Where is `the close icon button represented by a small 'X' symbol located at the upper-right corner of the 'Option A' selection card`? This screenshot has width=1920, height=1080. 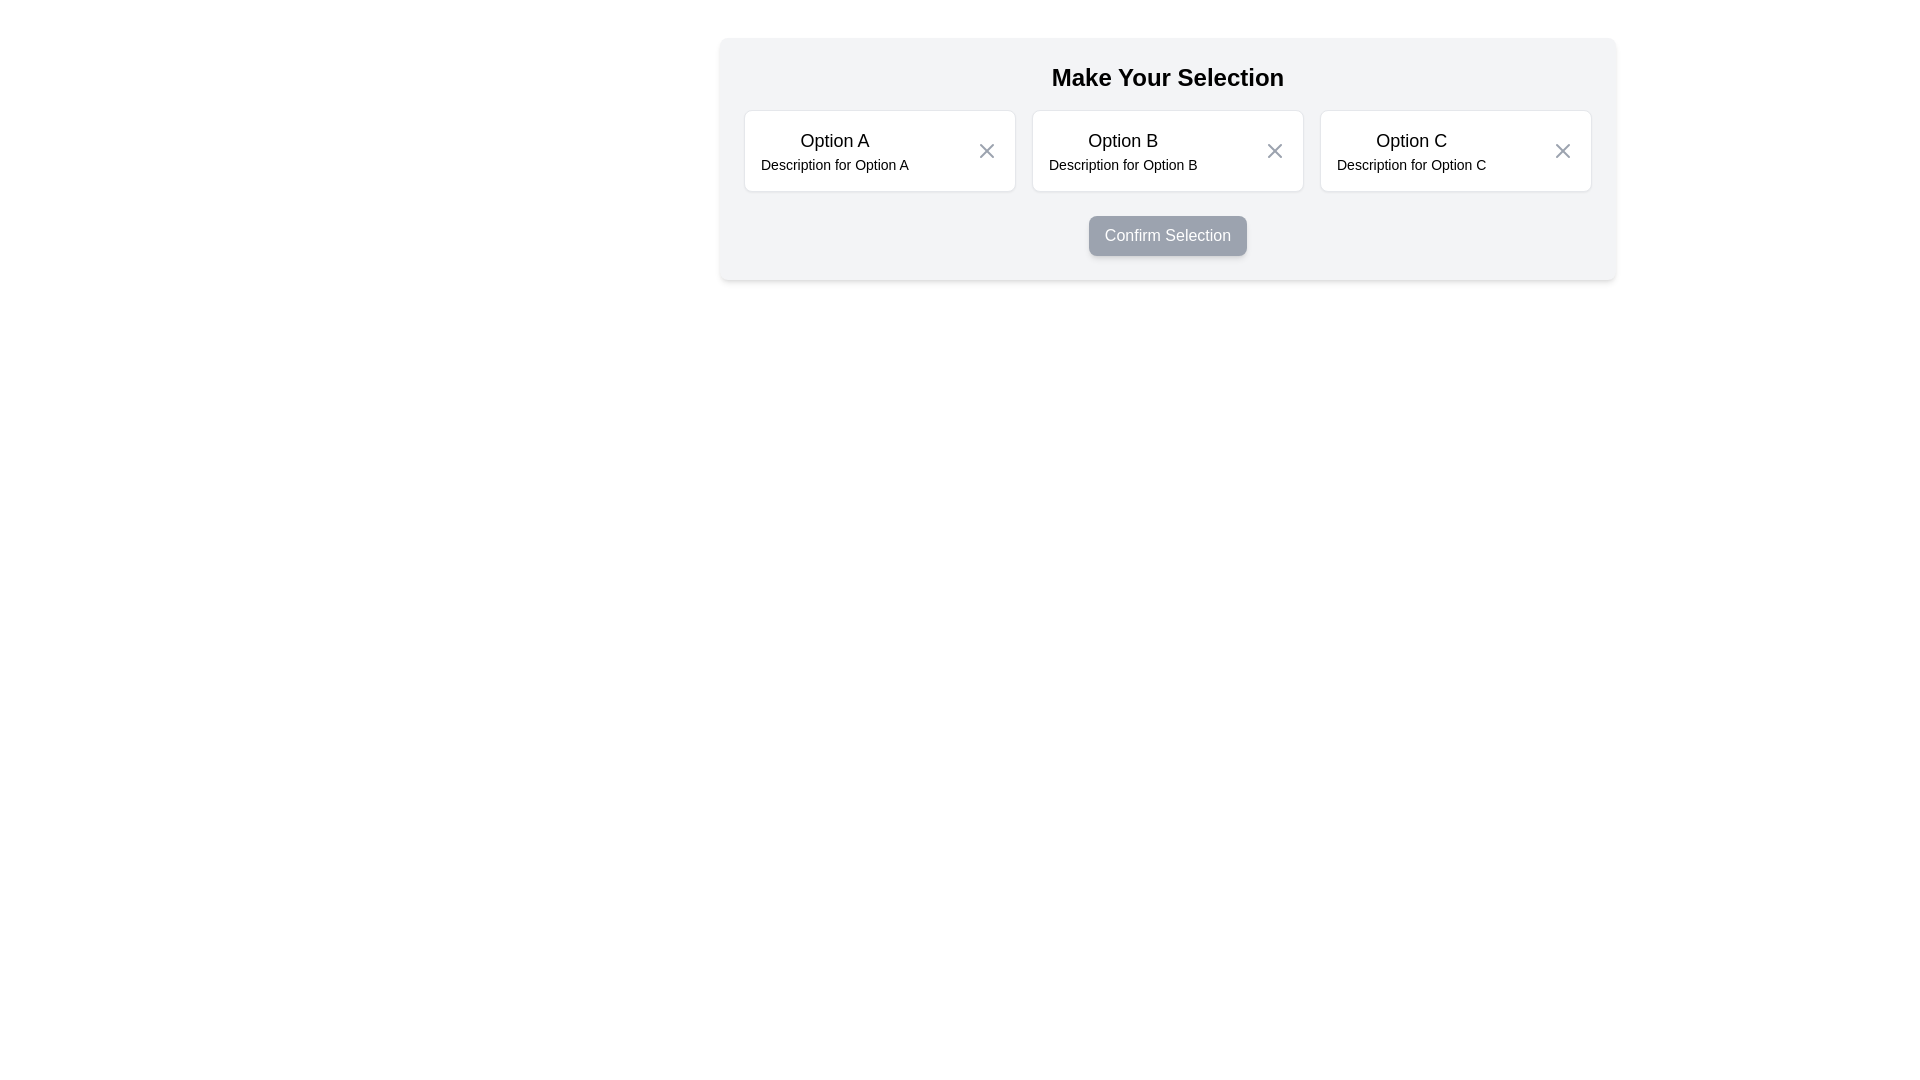 the close icon button represented by a small 'X' symbol located at the upper-right corner of the 'Option A' selection card is located at coordinates (987, 149).